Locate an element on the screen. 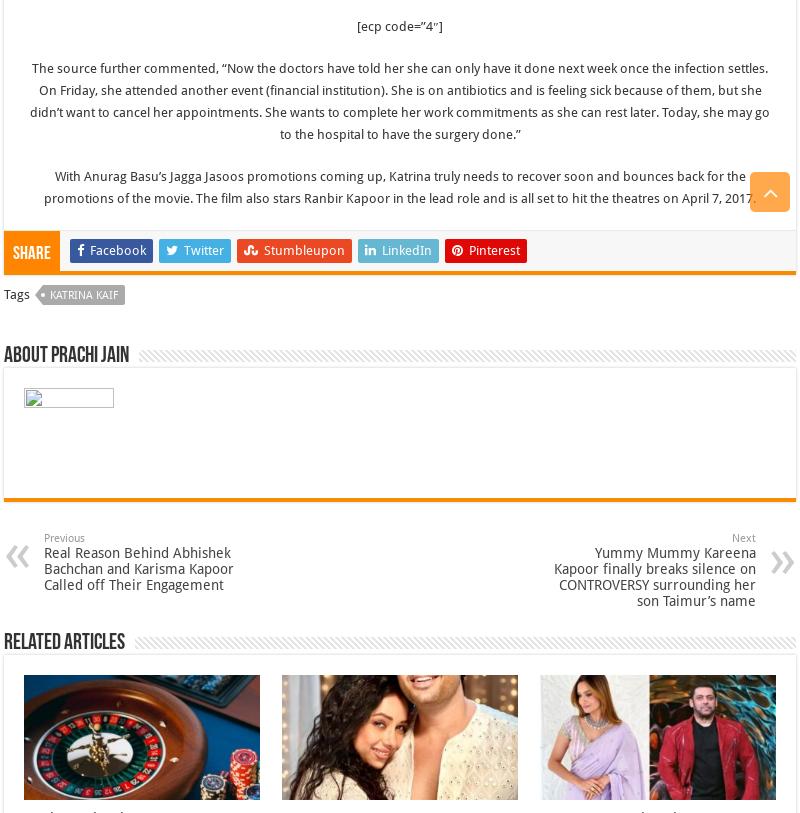  'Share' is located at coordinates (32, 252).